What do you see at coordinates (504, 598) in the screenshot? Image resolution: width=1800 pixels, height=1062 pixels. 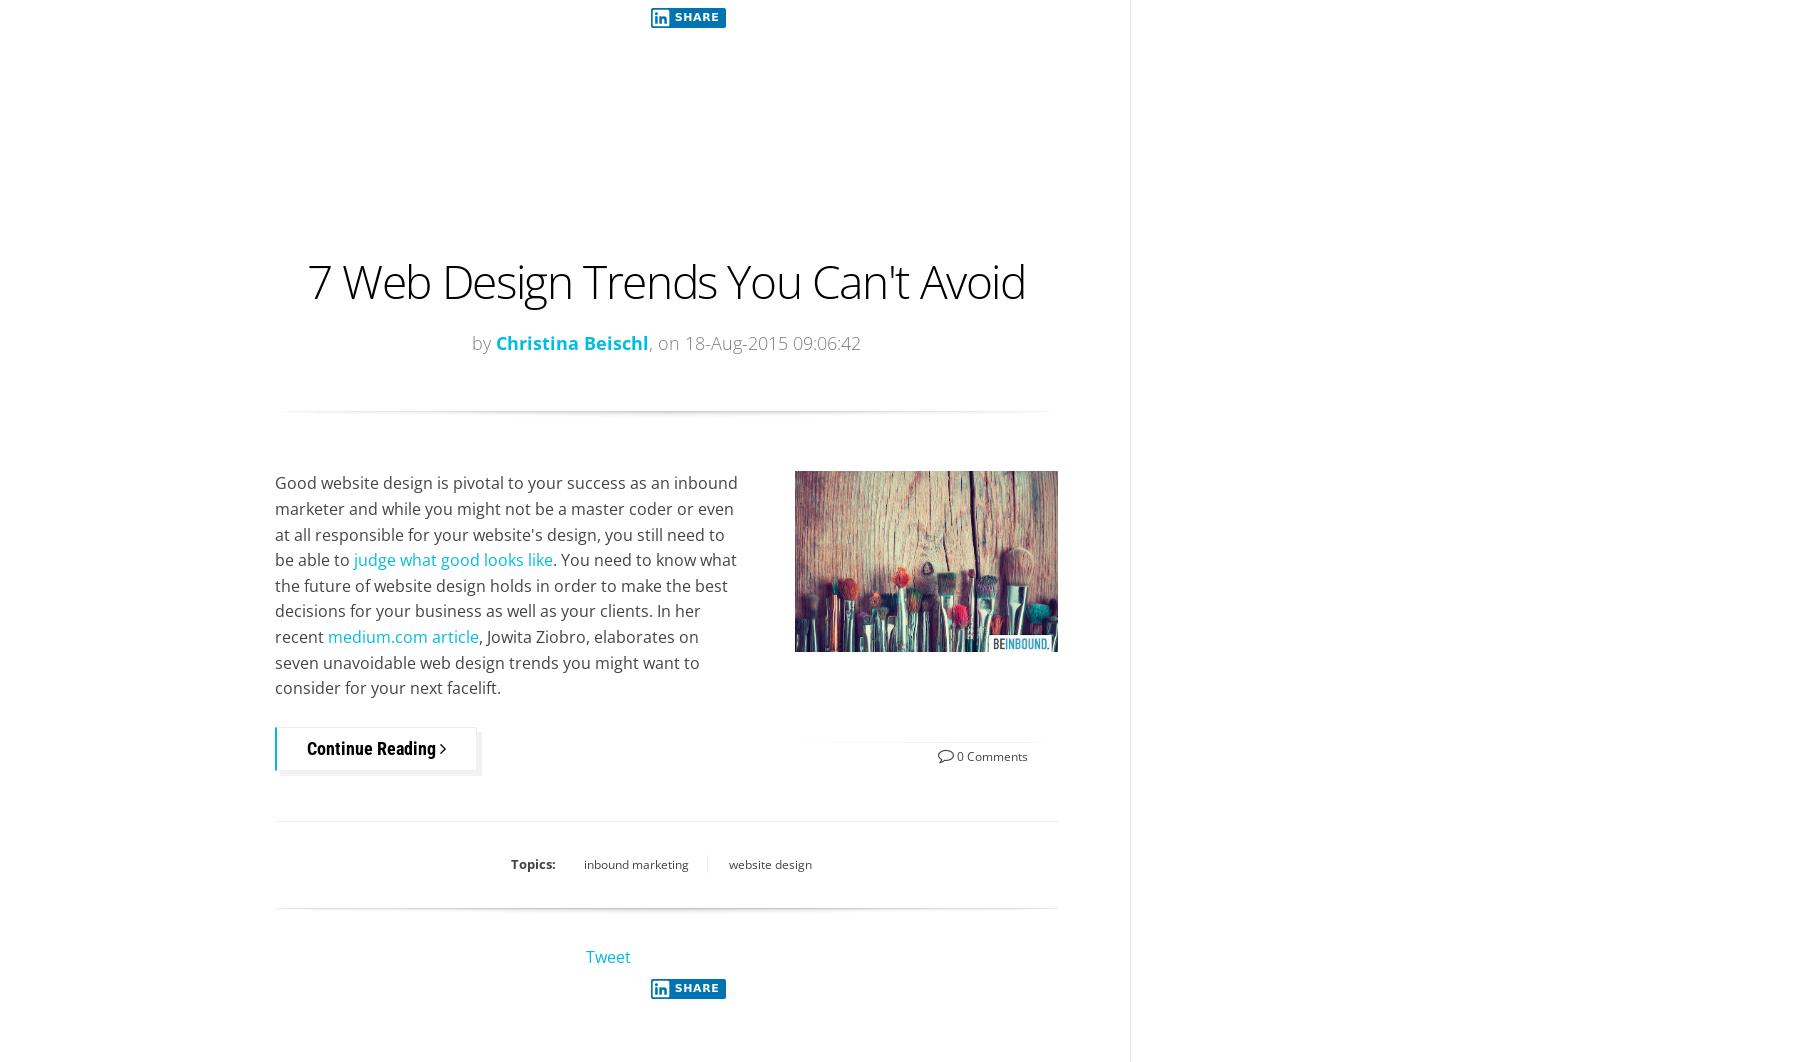 I see `'. You need to know what the future of website design holds in order to make the best decisions for your business as well as your clients. In her recent'` at bounding box center [504, 598].